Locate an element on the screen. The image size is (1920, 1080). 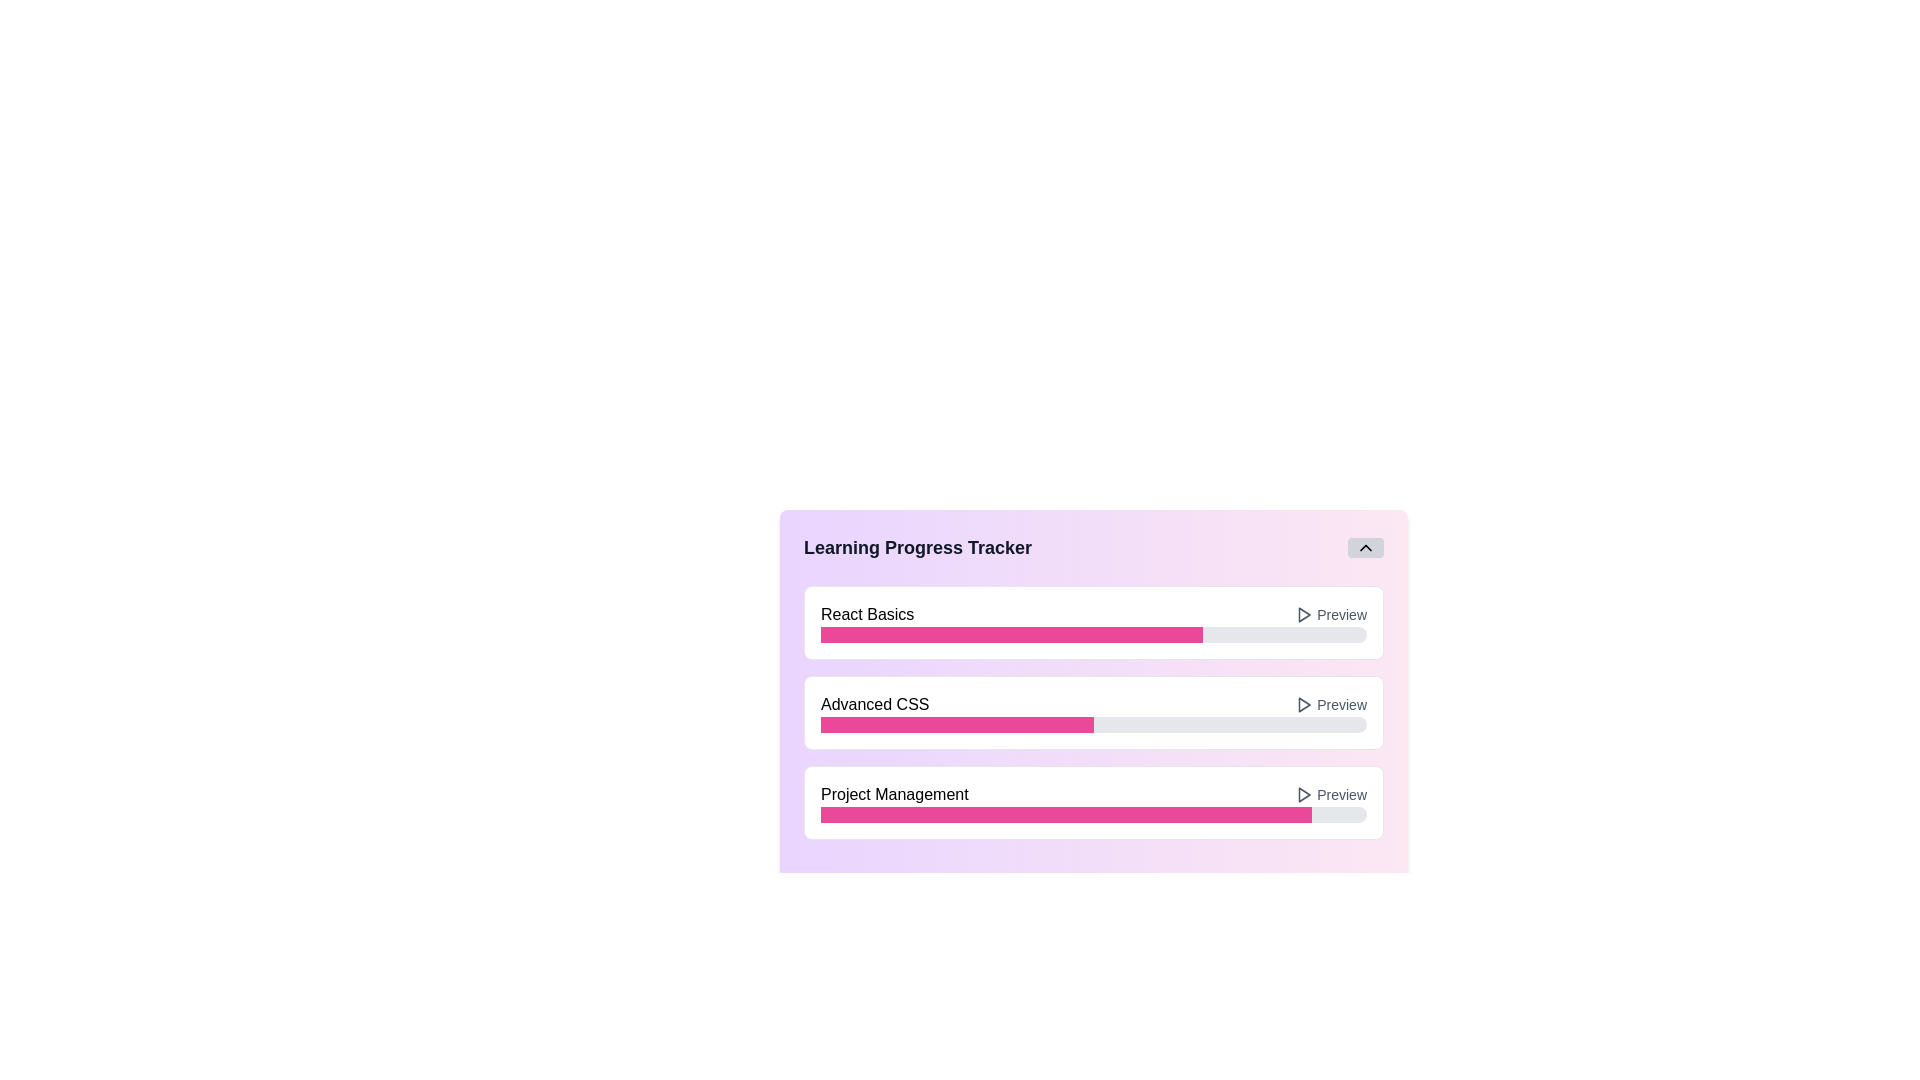
the progress bar indicating the completion of 'React Basics' is located at coordinates (1093, 721).